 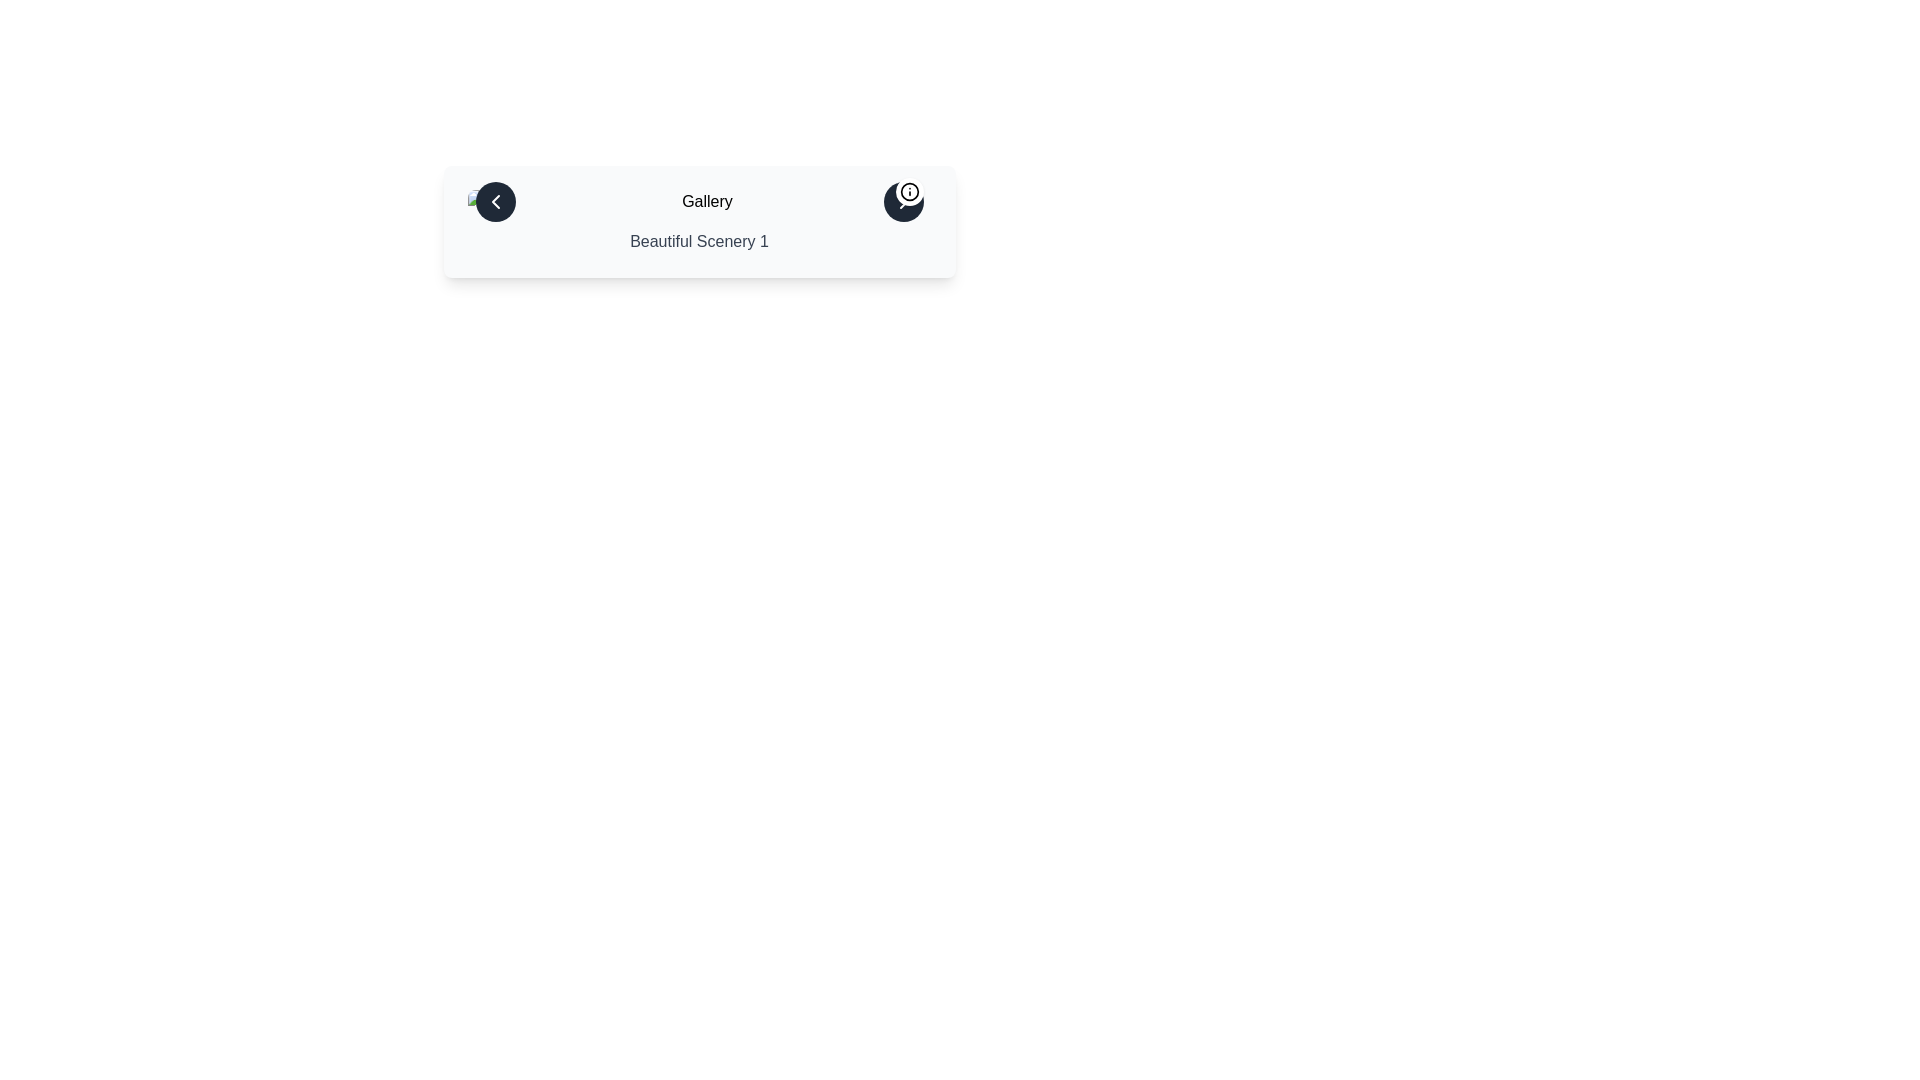 I want to click on the 'Gallery' text label centered within the white card component, which is flanked by navigation icons, so click(x=699, y=201).